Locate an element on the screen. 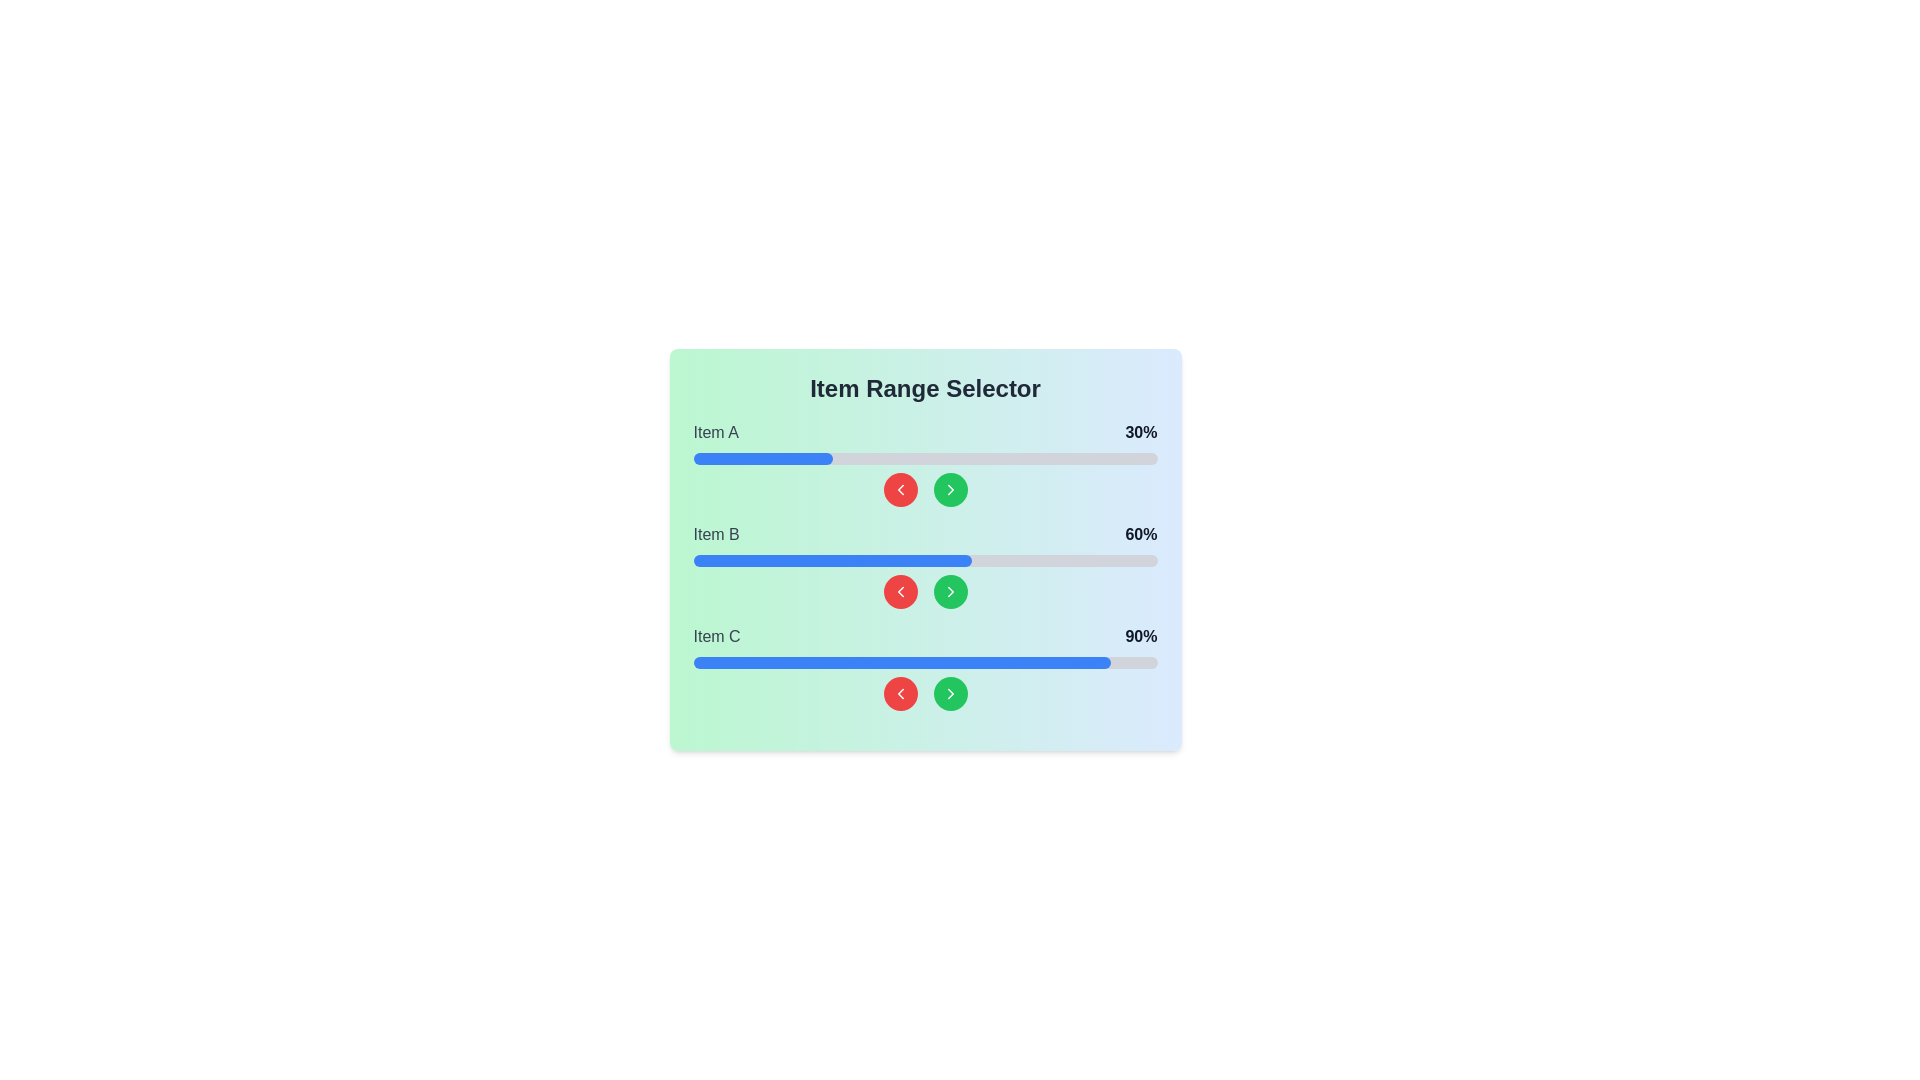 The height and width of the screenshot is (1080, 1920). the value of Item C slider is located at coordinates (962, 663).